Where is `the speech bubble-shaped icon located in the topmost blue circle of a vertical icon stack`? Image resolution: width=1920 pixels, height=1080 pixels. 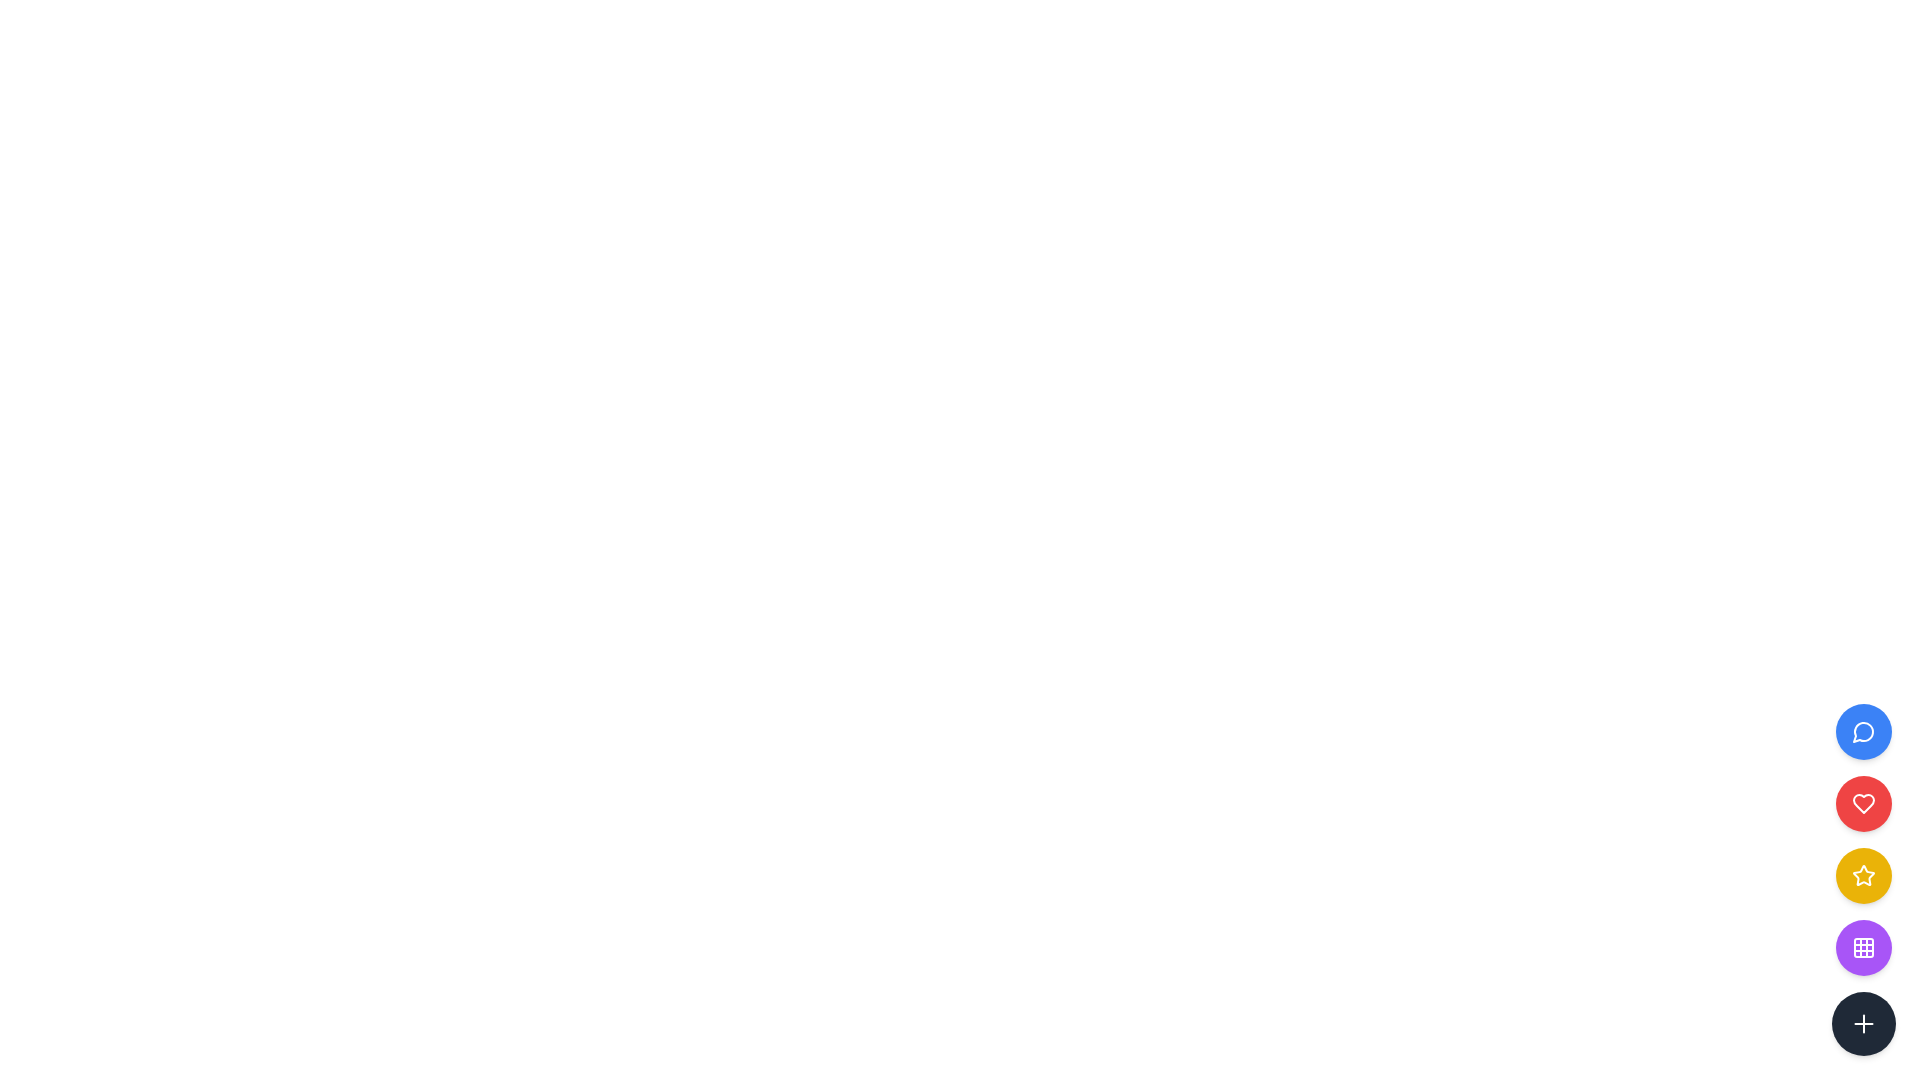
the speech bubble-shaped icon located in the topmost blue circle of a vertical icon stack is located at coordinates (1862, 732).